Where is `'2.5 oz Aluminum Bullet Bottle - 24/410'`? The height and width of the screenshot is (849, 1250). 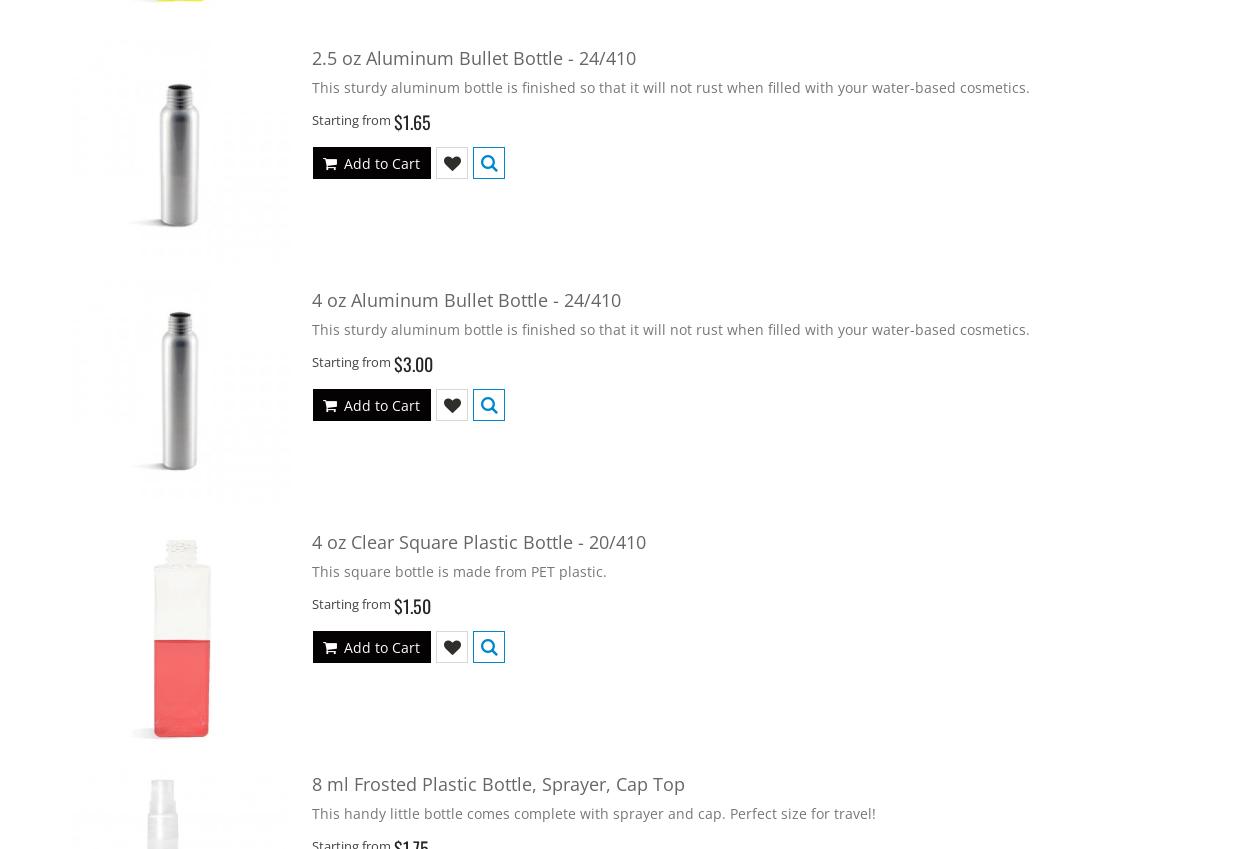 '2.5 oz Aluminum Bullet Bottle - 24/410' is located at coordinates (473, 56).